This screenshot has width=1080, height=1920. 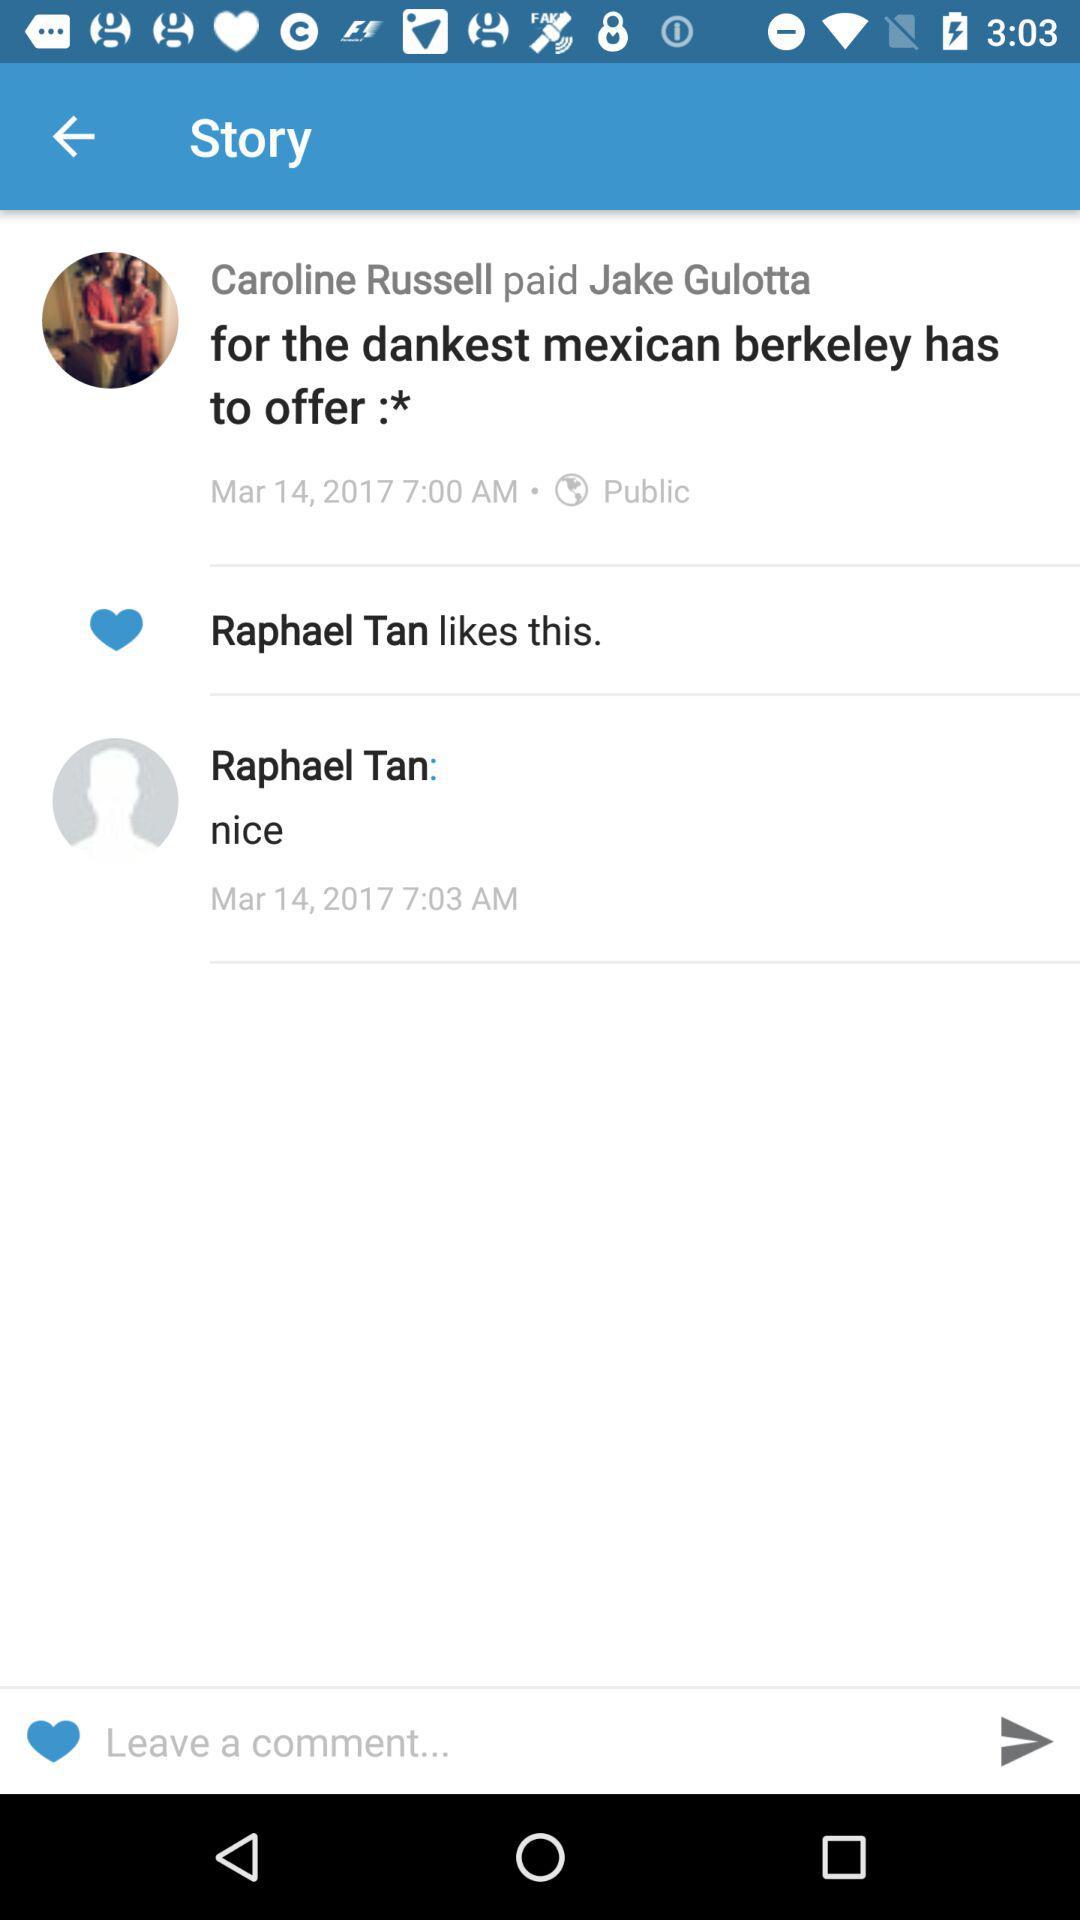 I want to click on the item below story, so click(x=623, y=277).